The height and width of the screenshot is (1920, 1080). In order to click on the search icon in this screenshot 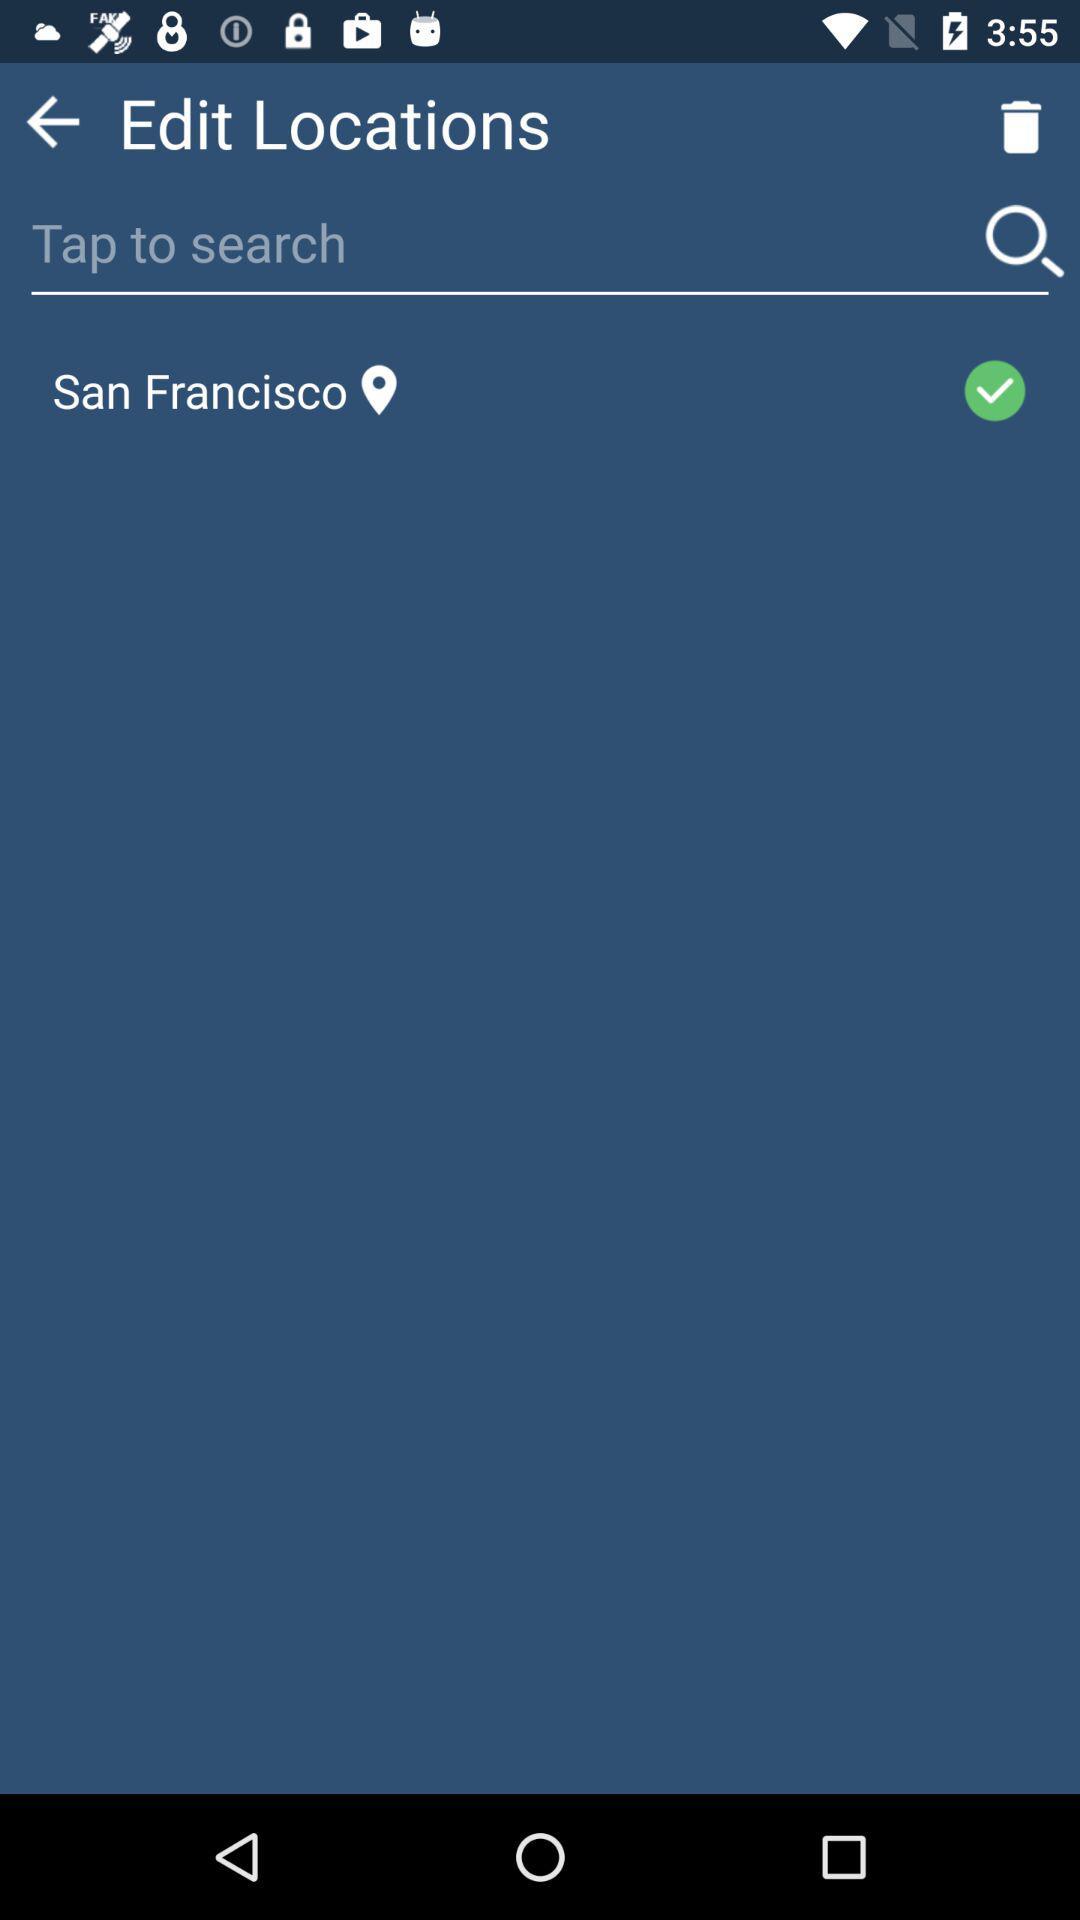, I will do `click(1024, 240)`.